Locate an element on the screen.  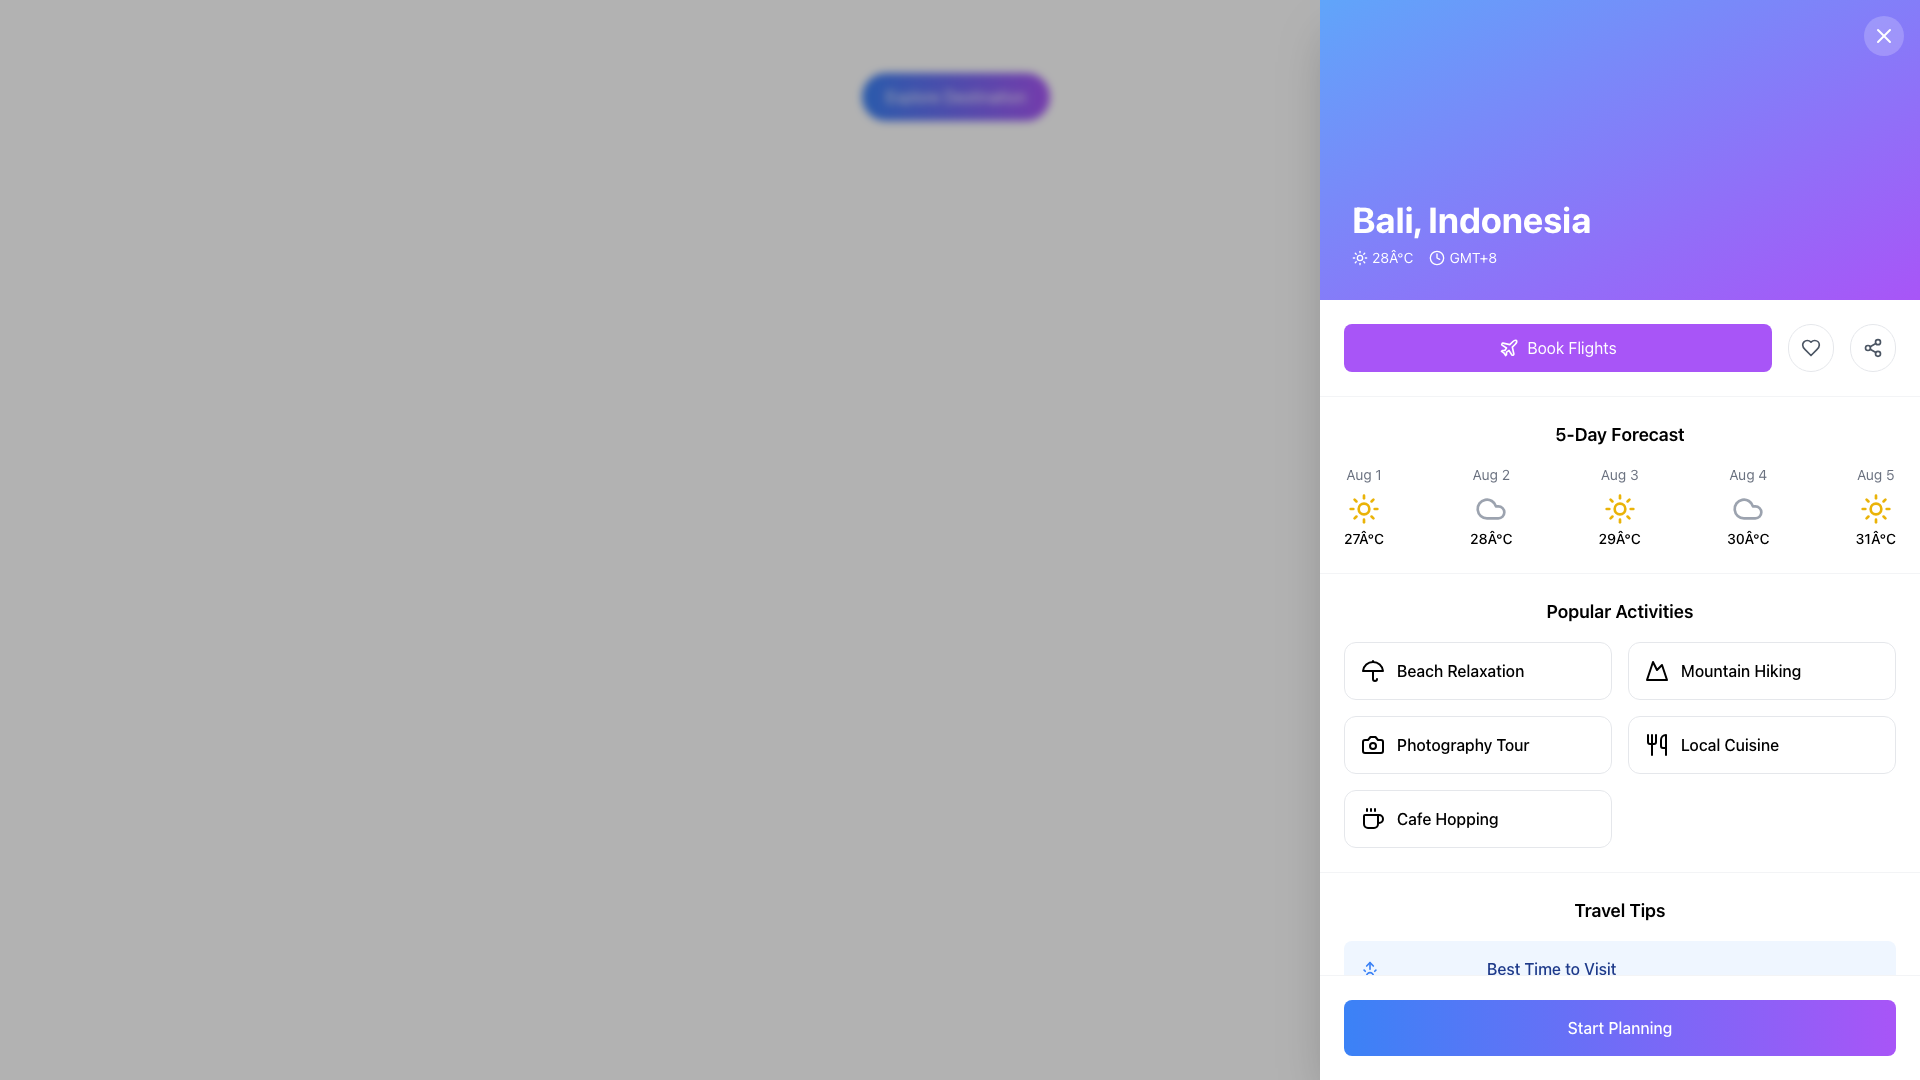
the 'Mountain Hiking' text label element, which is situated in the bottom-right option of the 'Popular Activities' section, next to a mountain icon is located at coordinates (1740, 671).